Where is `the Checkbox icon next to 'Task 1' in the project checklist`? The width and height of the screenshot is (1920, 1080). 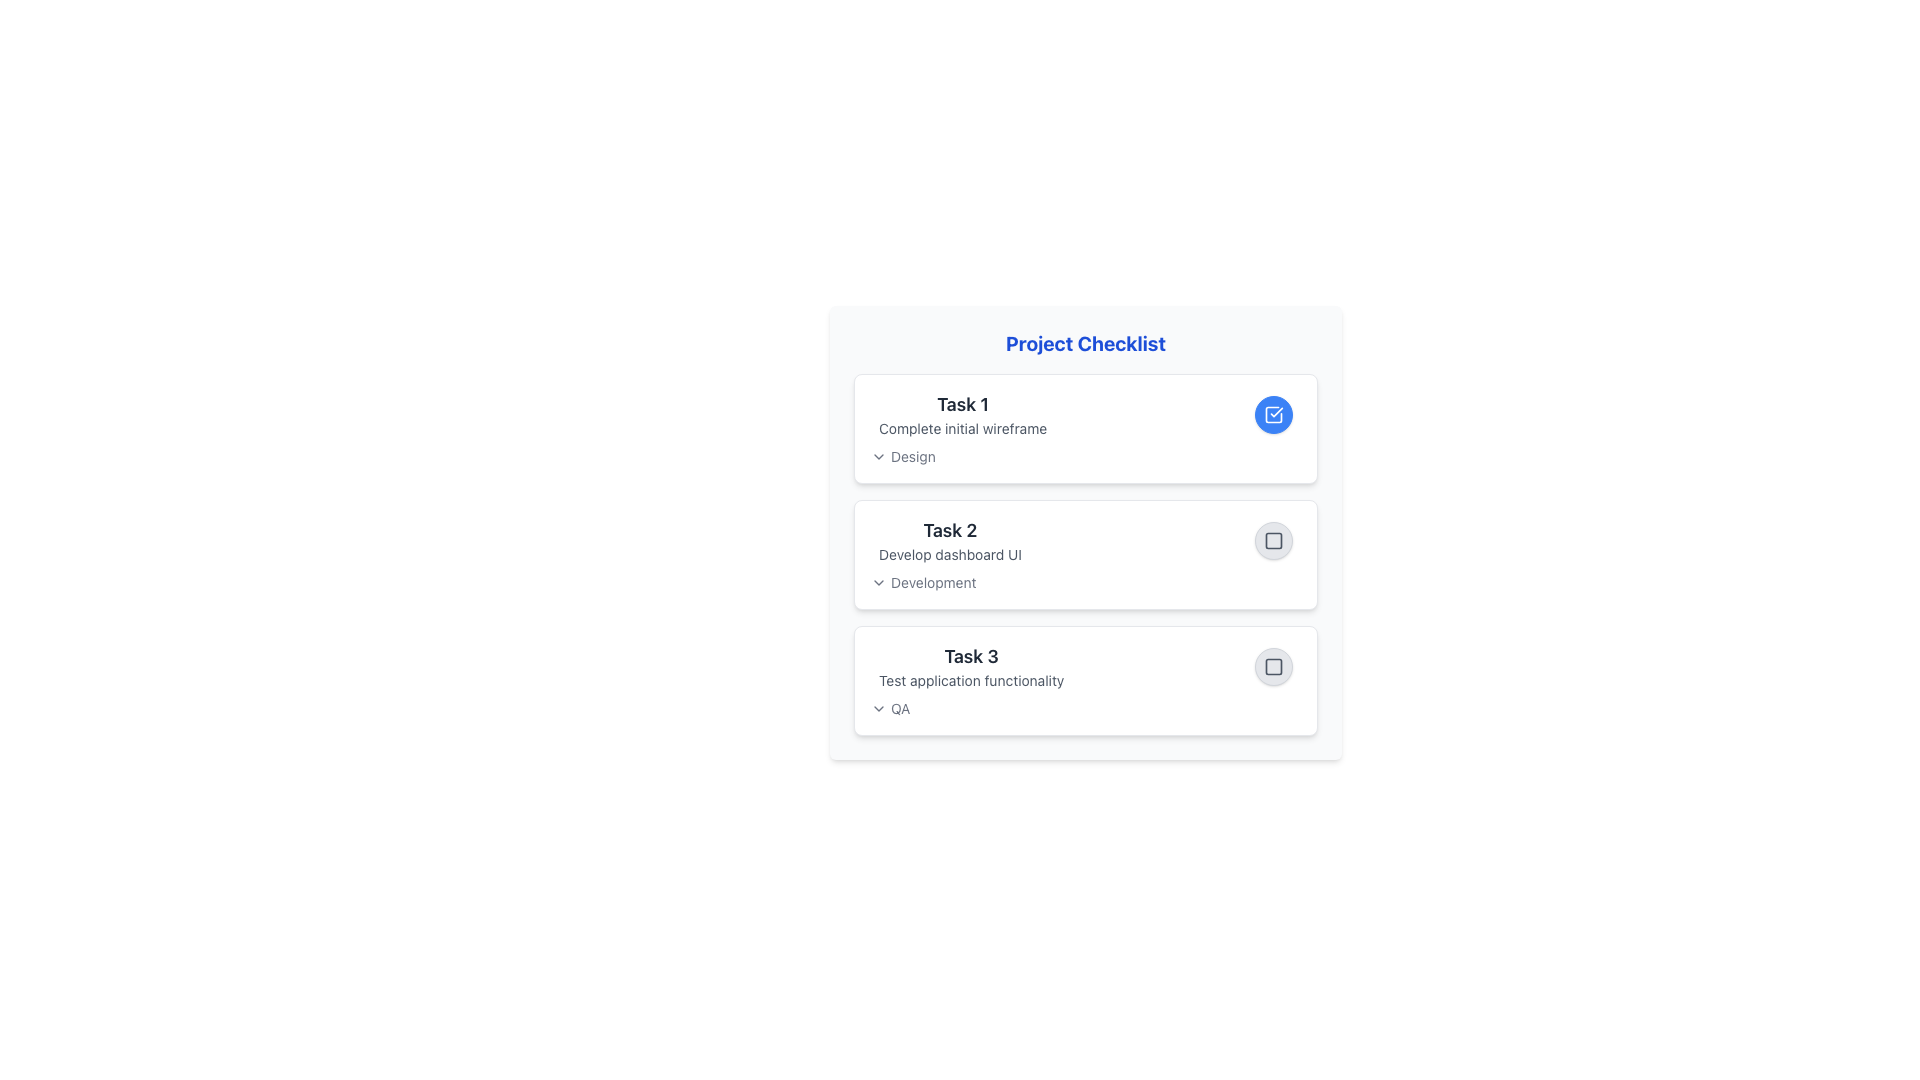 the Checkbox icon next to 'Task 1' in the project checklist is located at coordinates (1272, 414).